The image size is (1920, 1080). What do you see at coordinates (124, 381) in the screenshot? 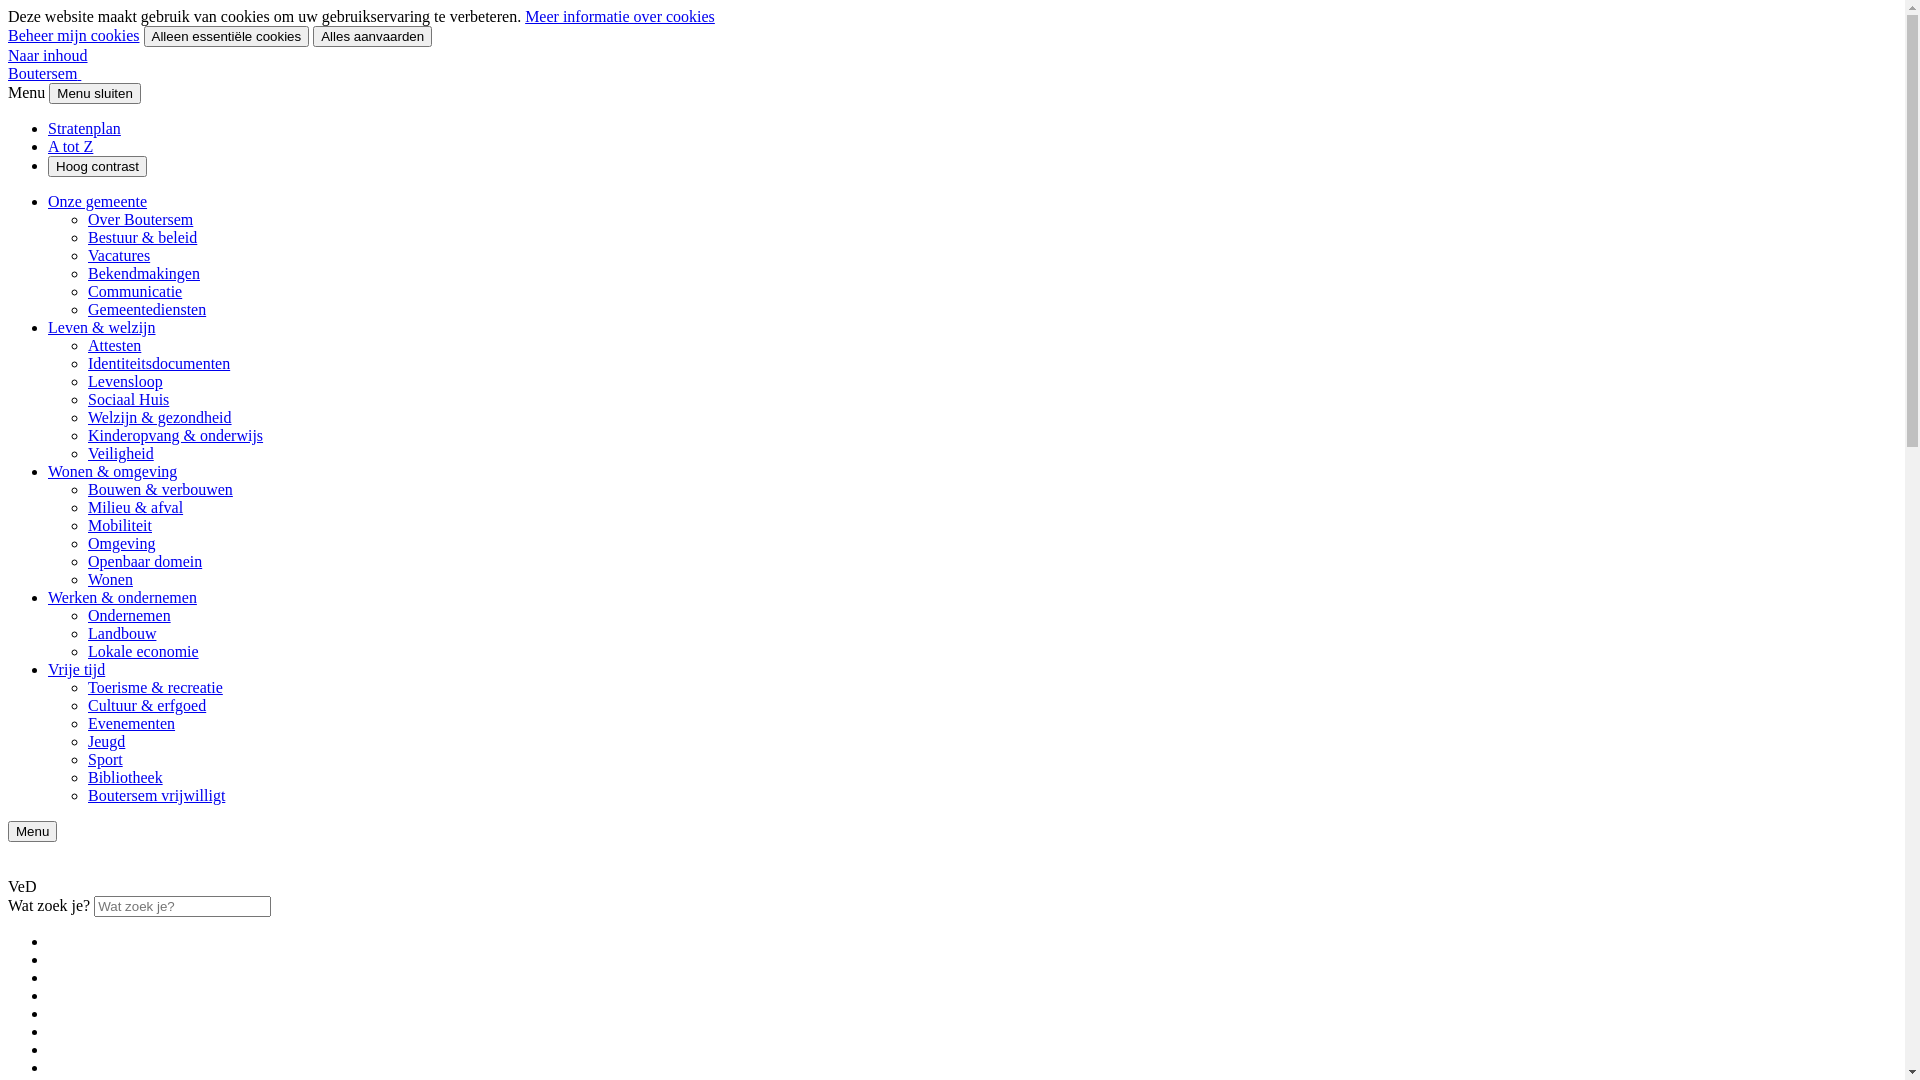
I see `'Levensloop'` at bounding box center [124, 381].